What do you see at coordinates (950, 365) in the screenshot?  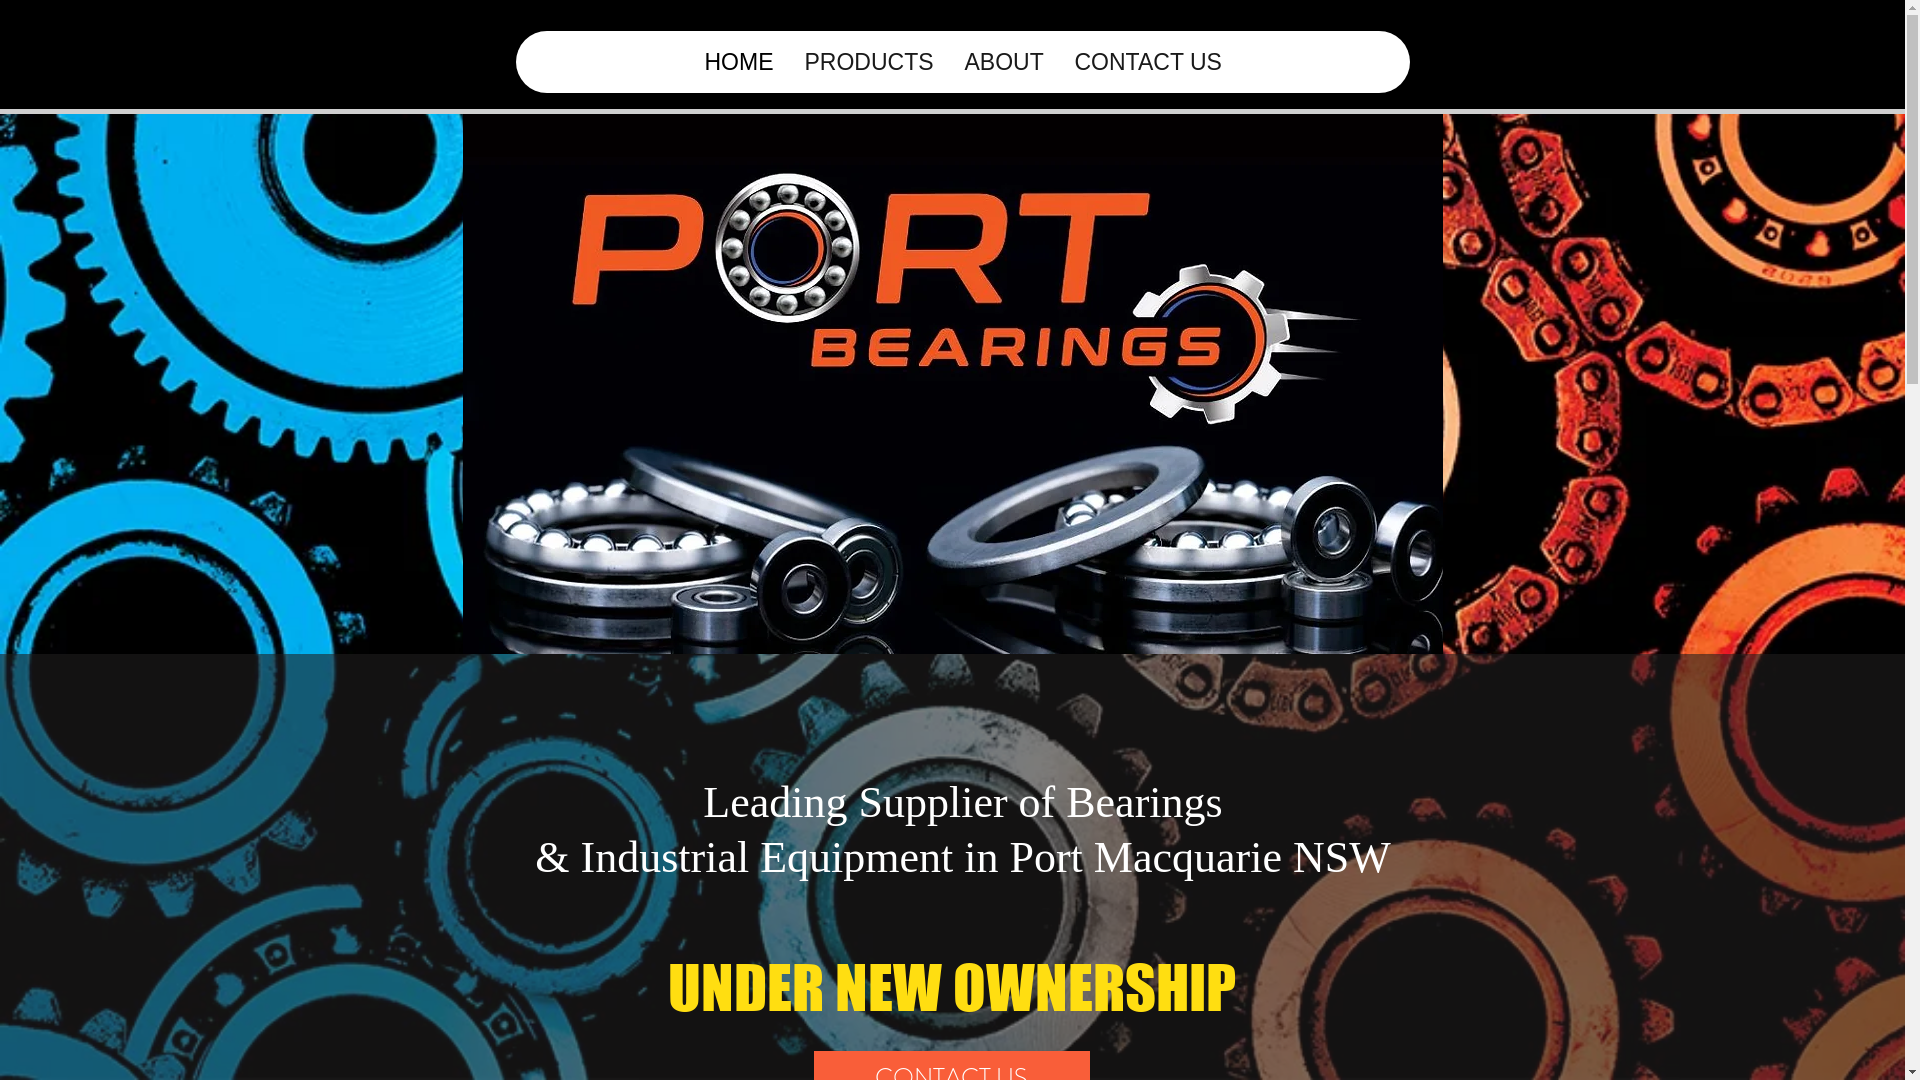 I see `'Professional business card.jpg'` at bounding box center [950, 365].